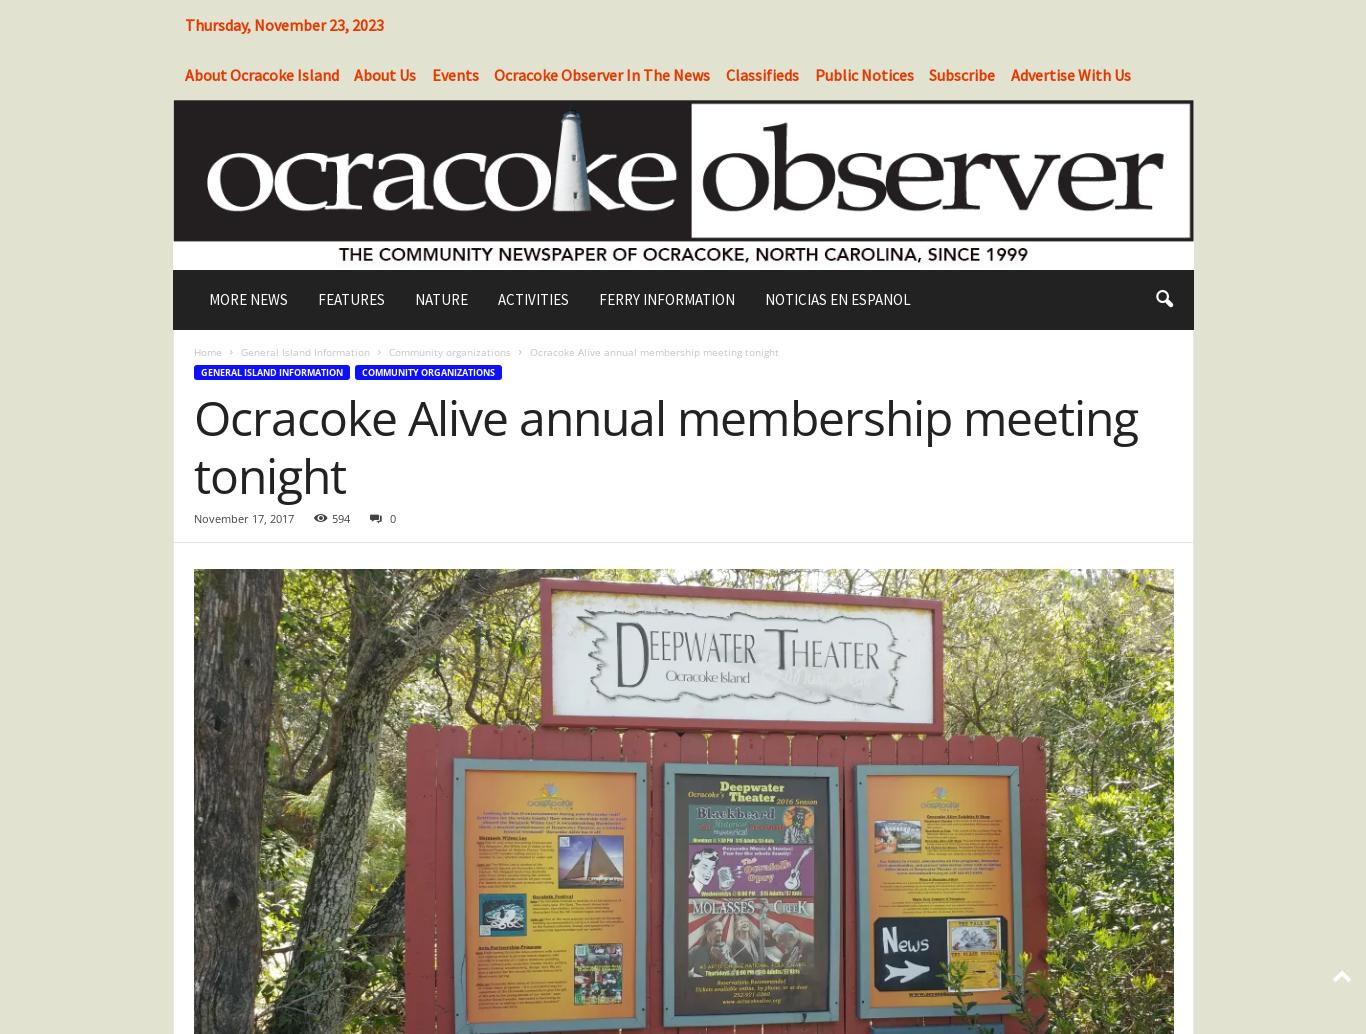 The image size is (1366, 1034). Describe the element at coordinates (391, 517) in the screenshot. I see `'0'` at that location.